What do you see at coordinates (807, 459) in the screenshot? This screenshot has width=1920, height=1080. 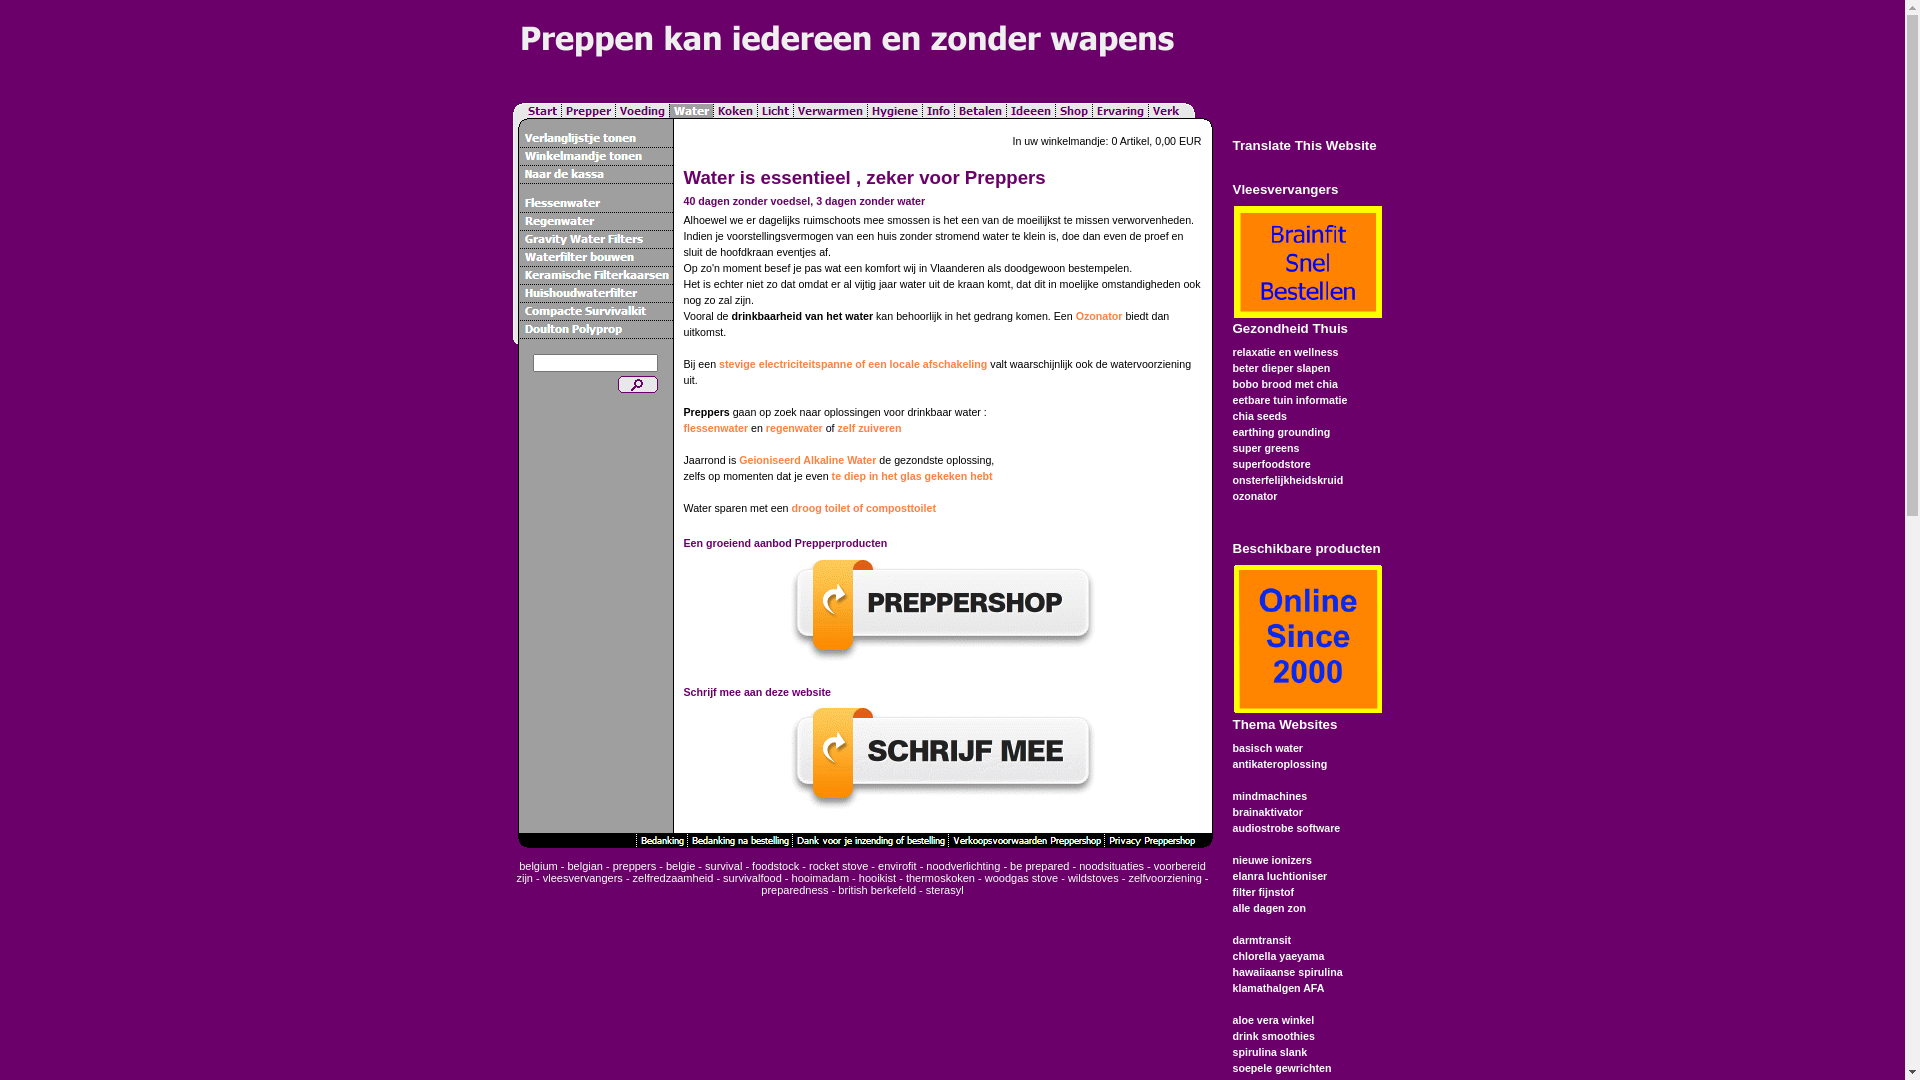 I see `'Geioniseerd Alkaline Water'` at bounding box center [807, 459].